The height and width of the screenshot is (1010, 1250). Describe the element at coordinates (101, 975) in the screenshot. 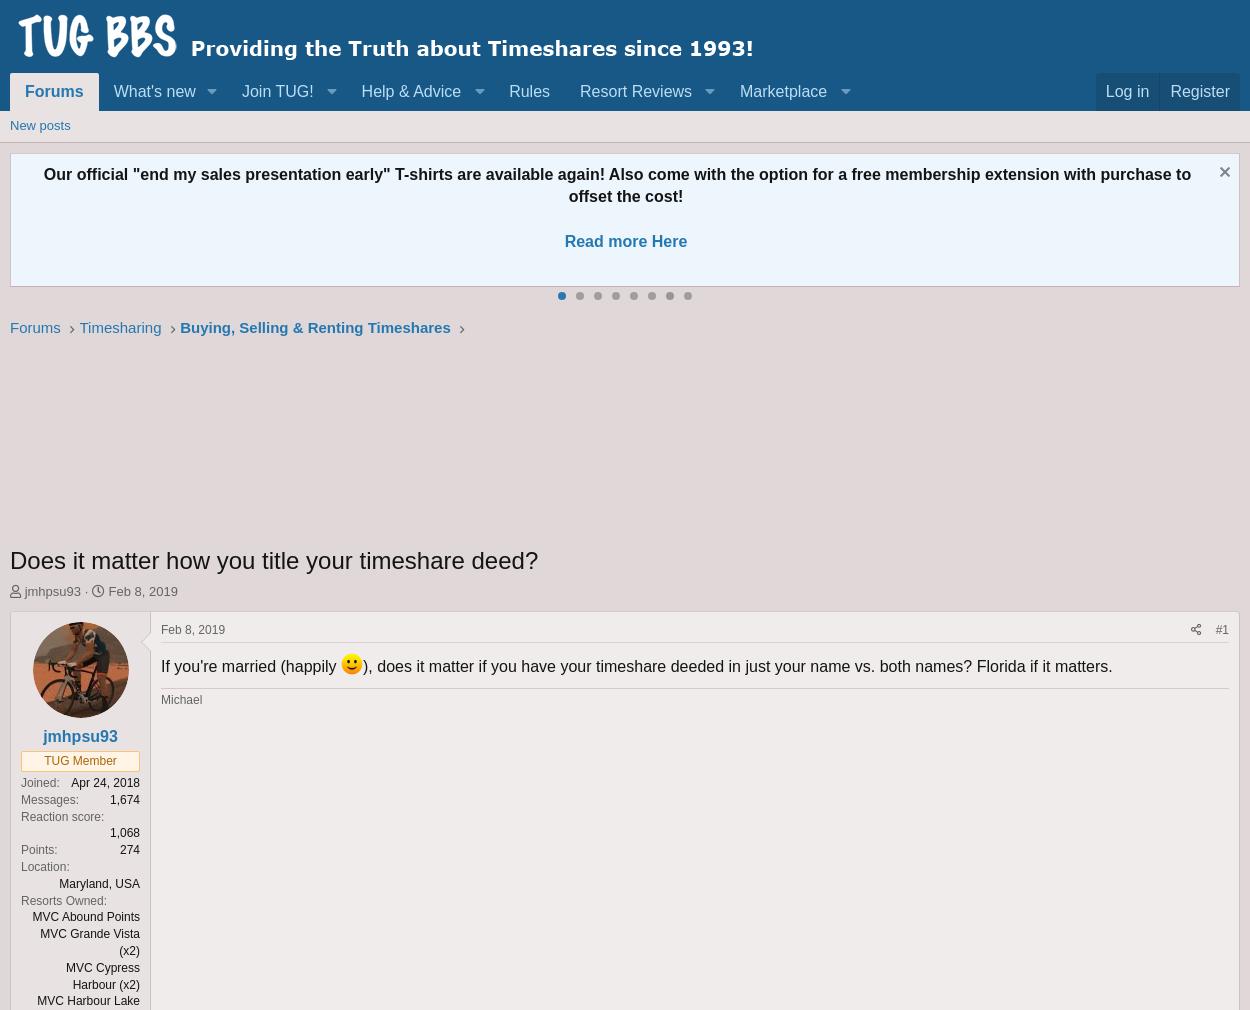

I see `'MVC Cypress Harbour (x2)'` at that location.